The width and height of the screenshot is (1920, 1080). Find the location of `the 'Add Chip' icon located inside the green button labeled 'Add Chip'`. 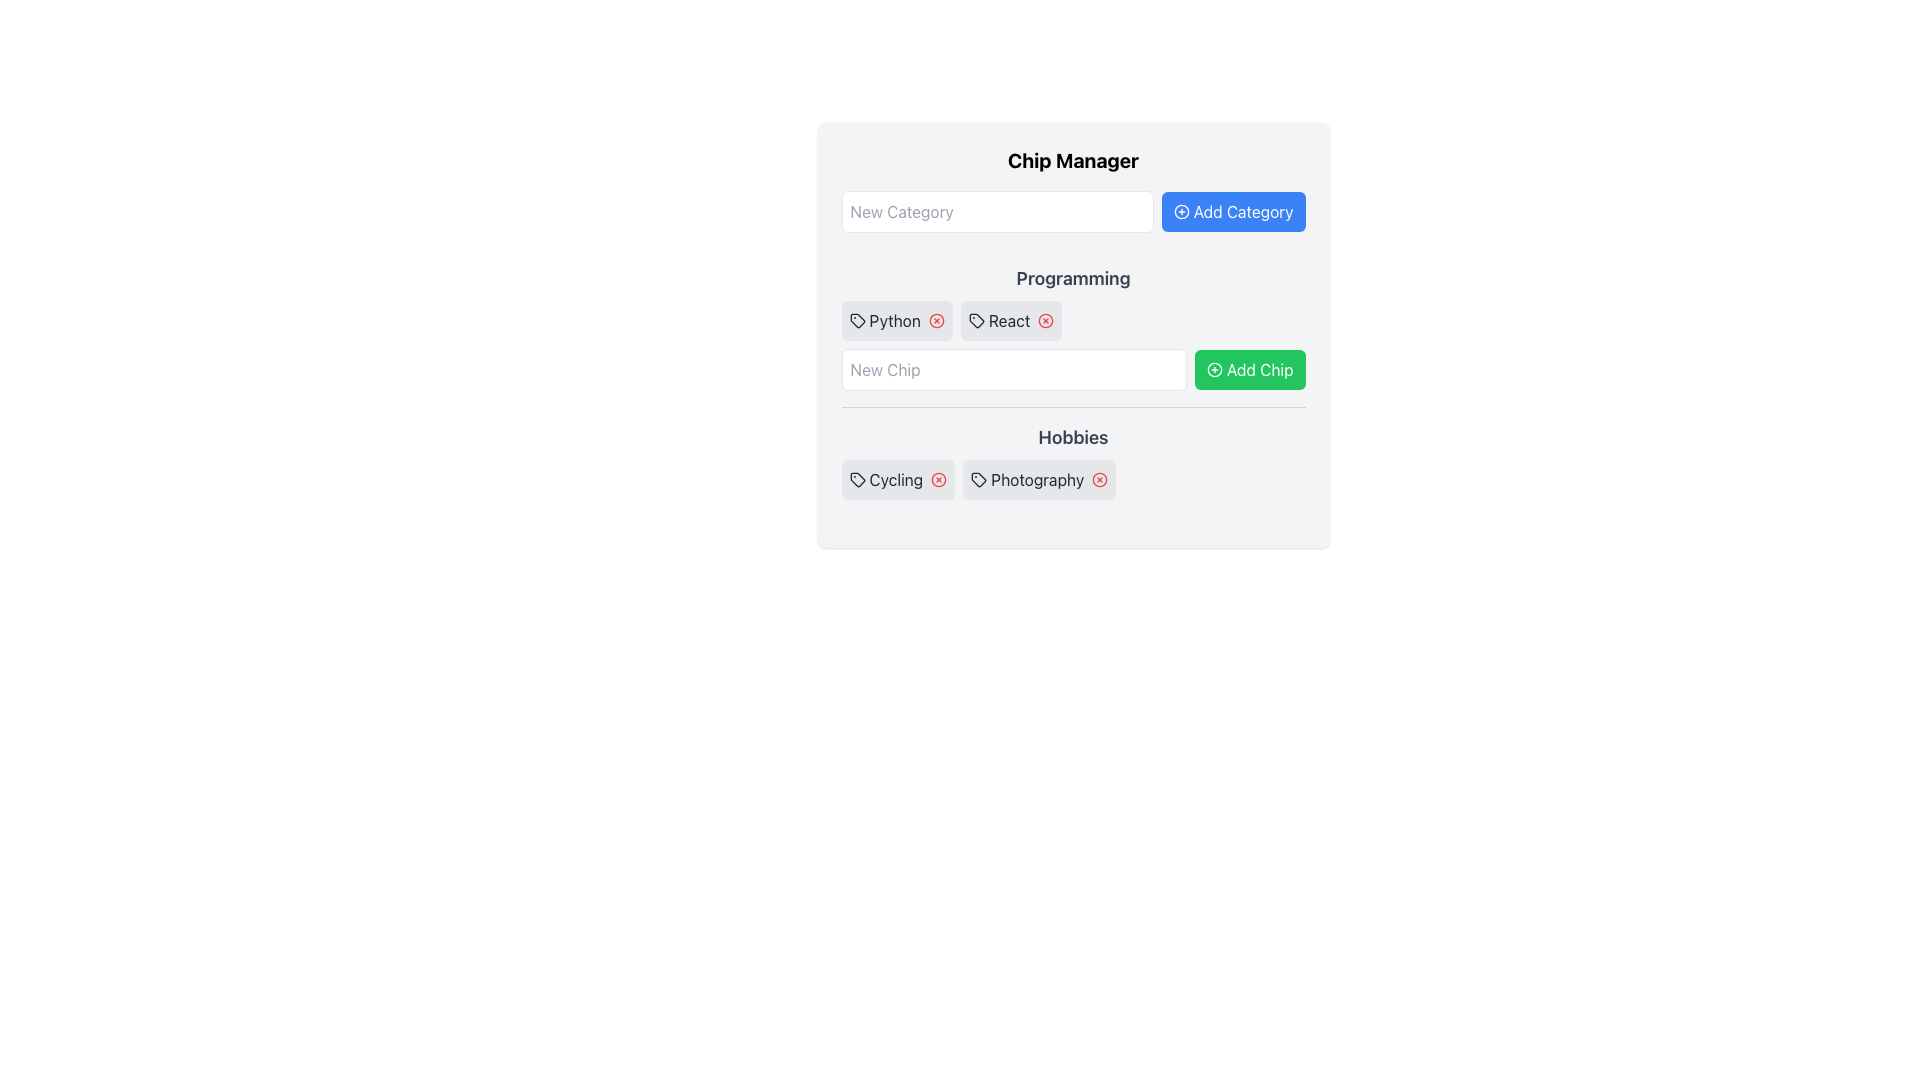

the 'Add Chip' icon located inside the green button labeled 'Add Chip' is located at coordinates (1213, 370).